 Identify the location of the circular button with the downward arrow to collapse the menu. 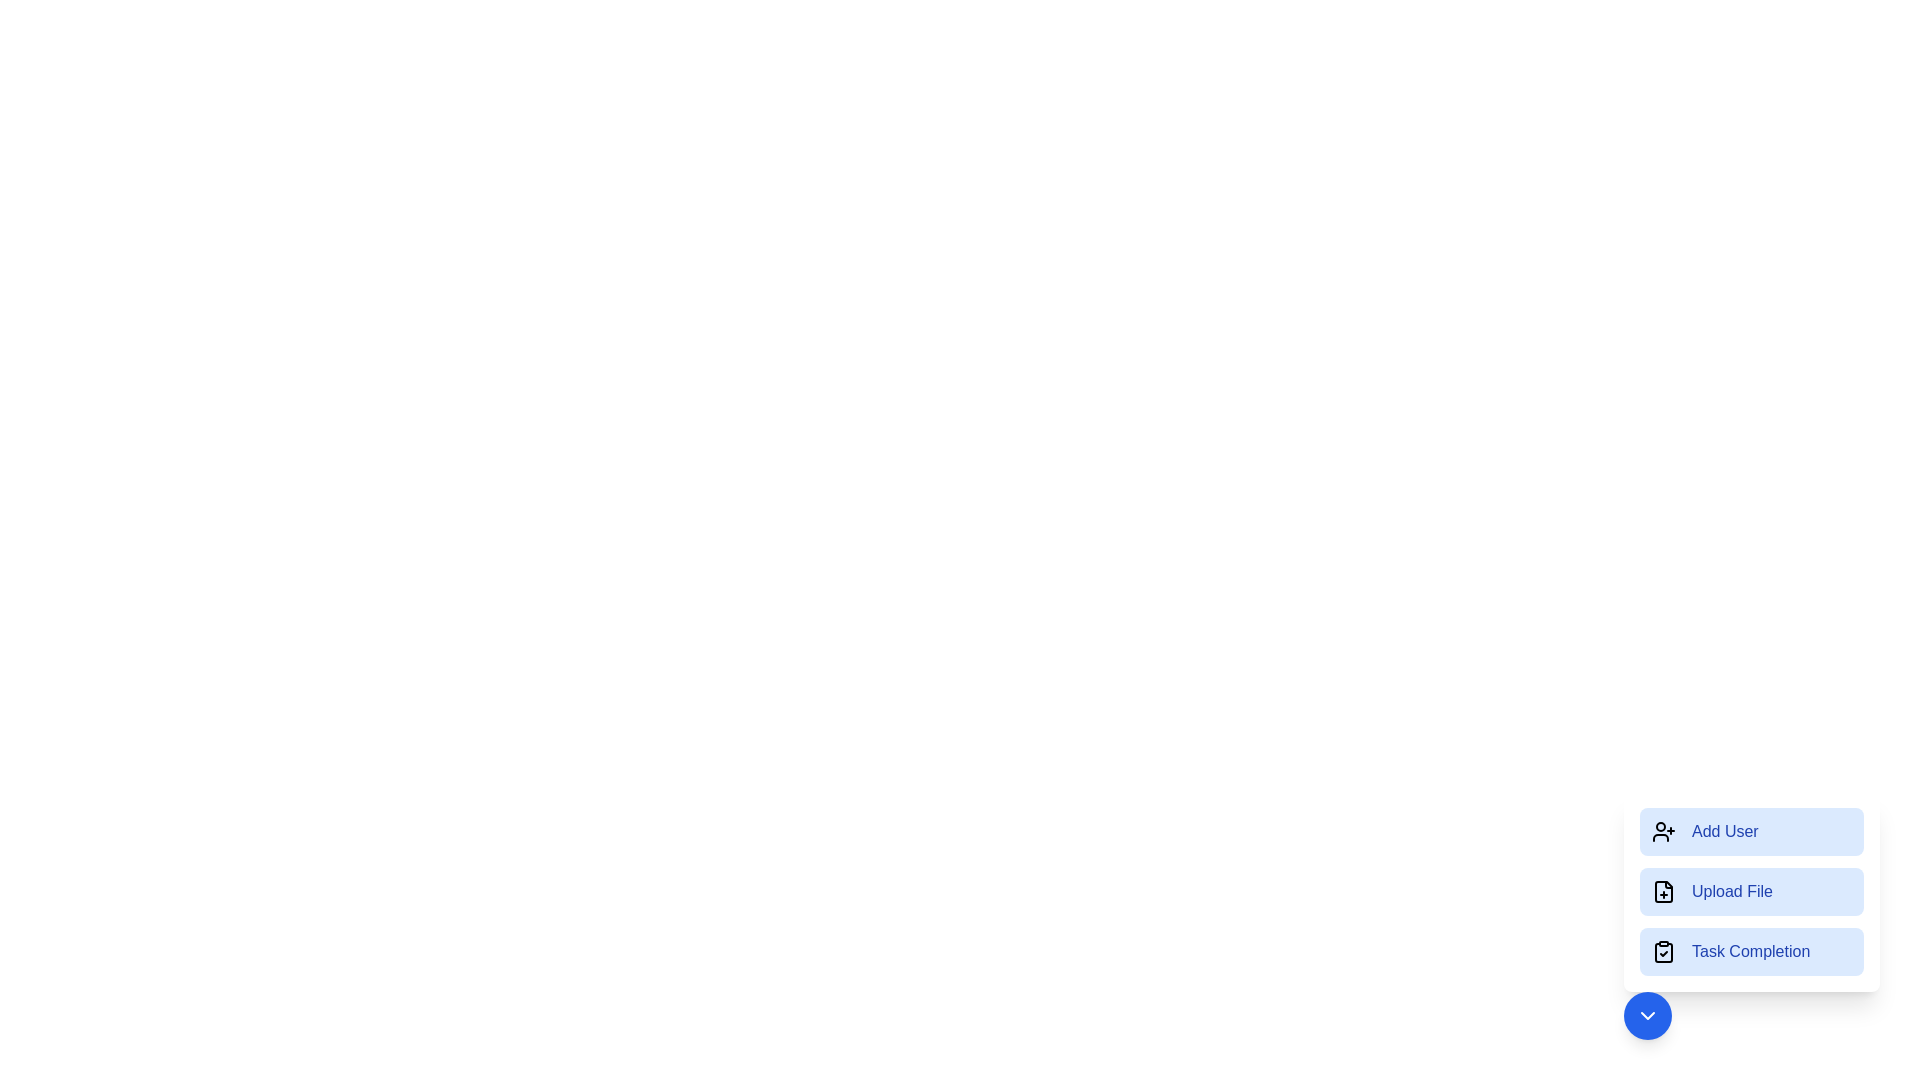
(1647, 1015).